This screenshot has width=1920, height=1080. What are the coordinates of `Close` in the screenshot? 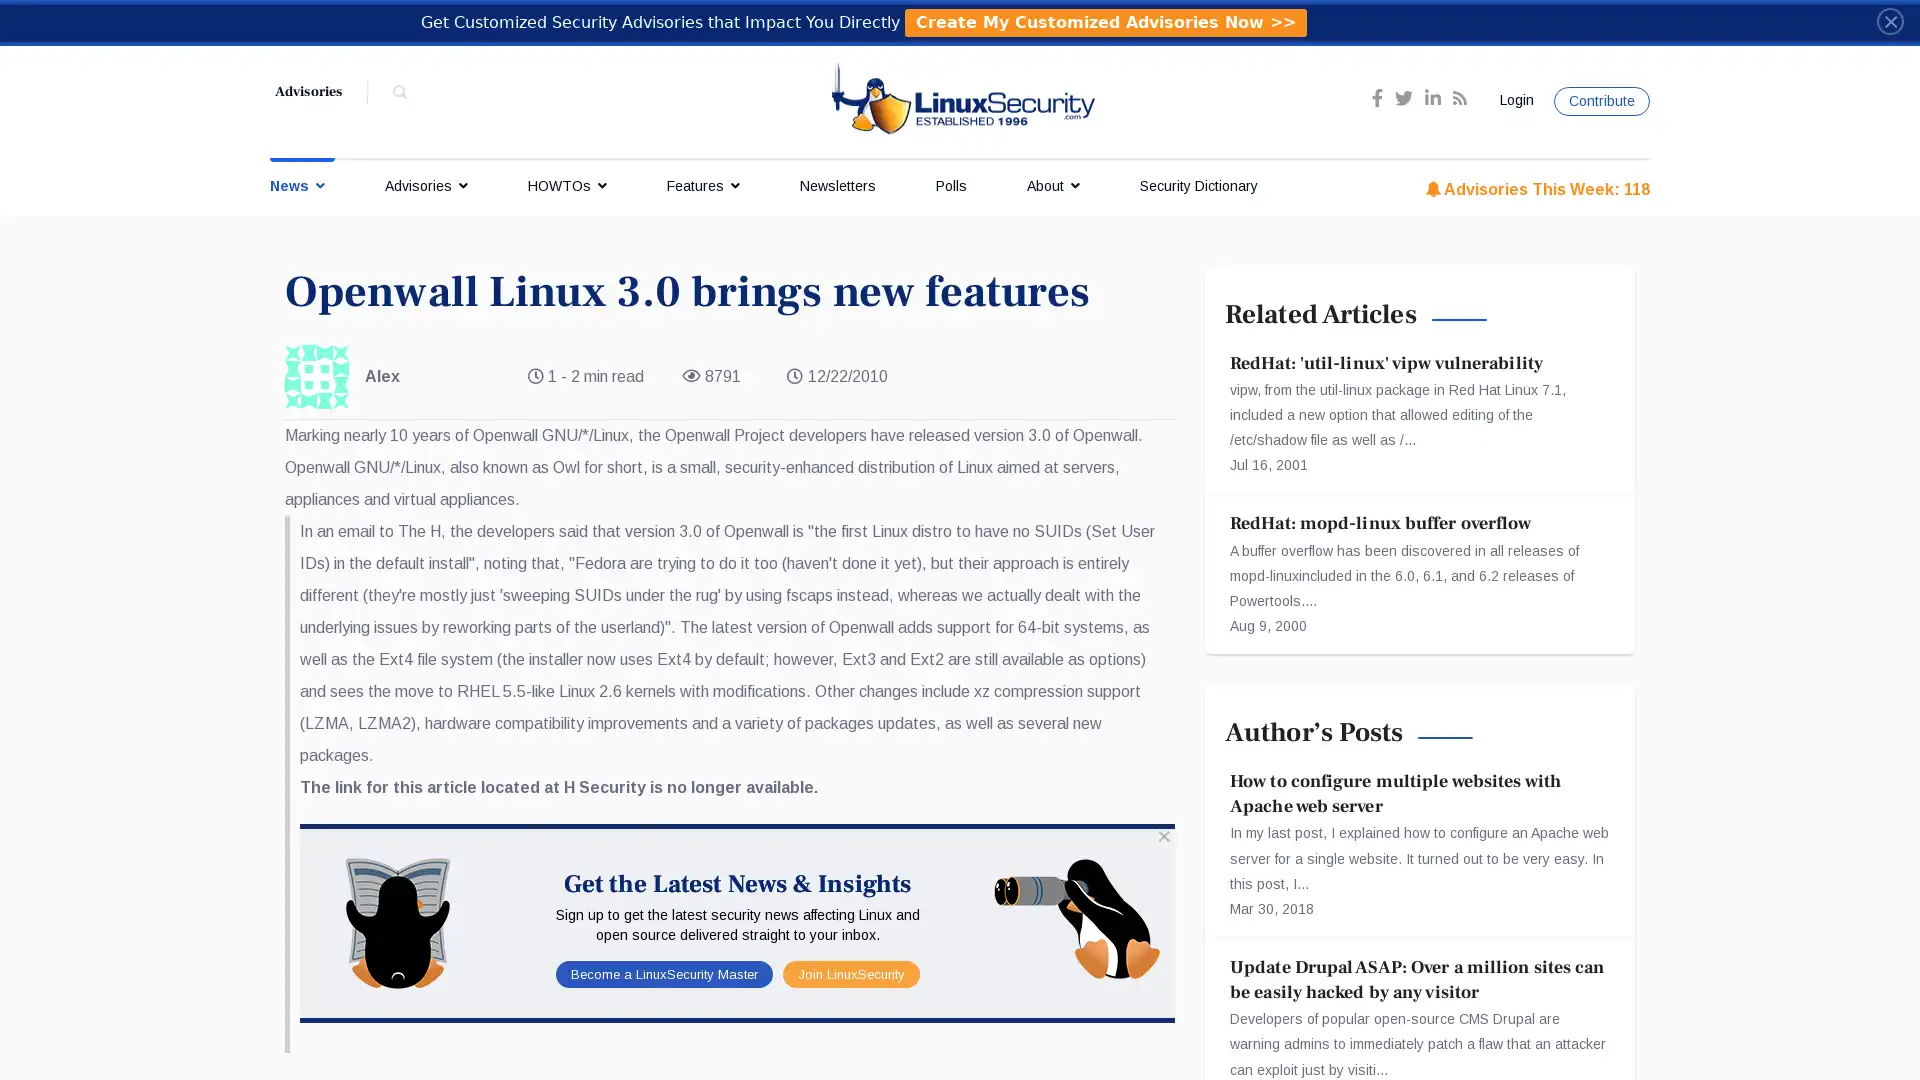 It's located at (1889, 20).